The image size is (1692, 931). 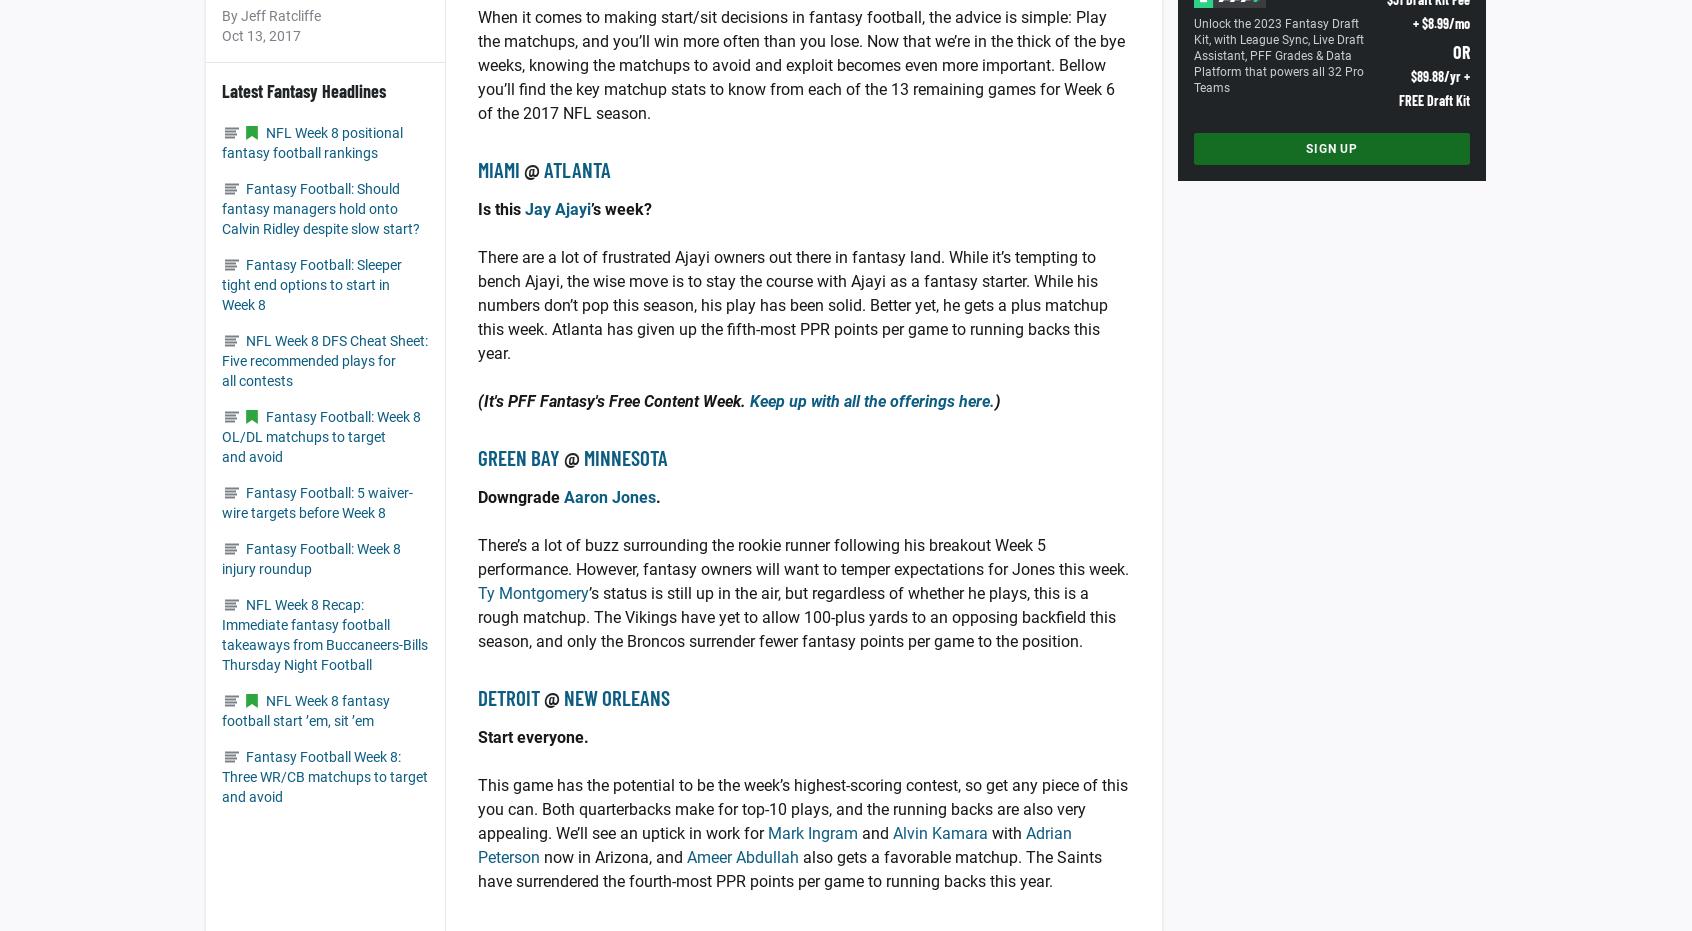 I want to click on 'and', so click(x=874, y=832).